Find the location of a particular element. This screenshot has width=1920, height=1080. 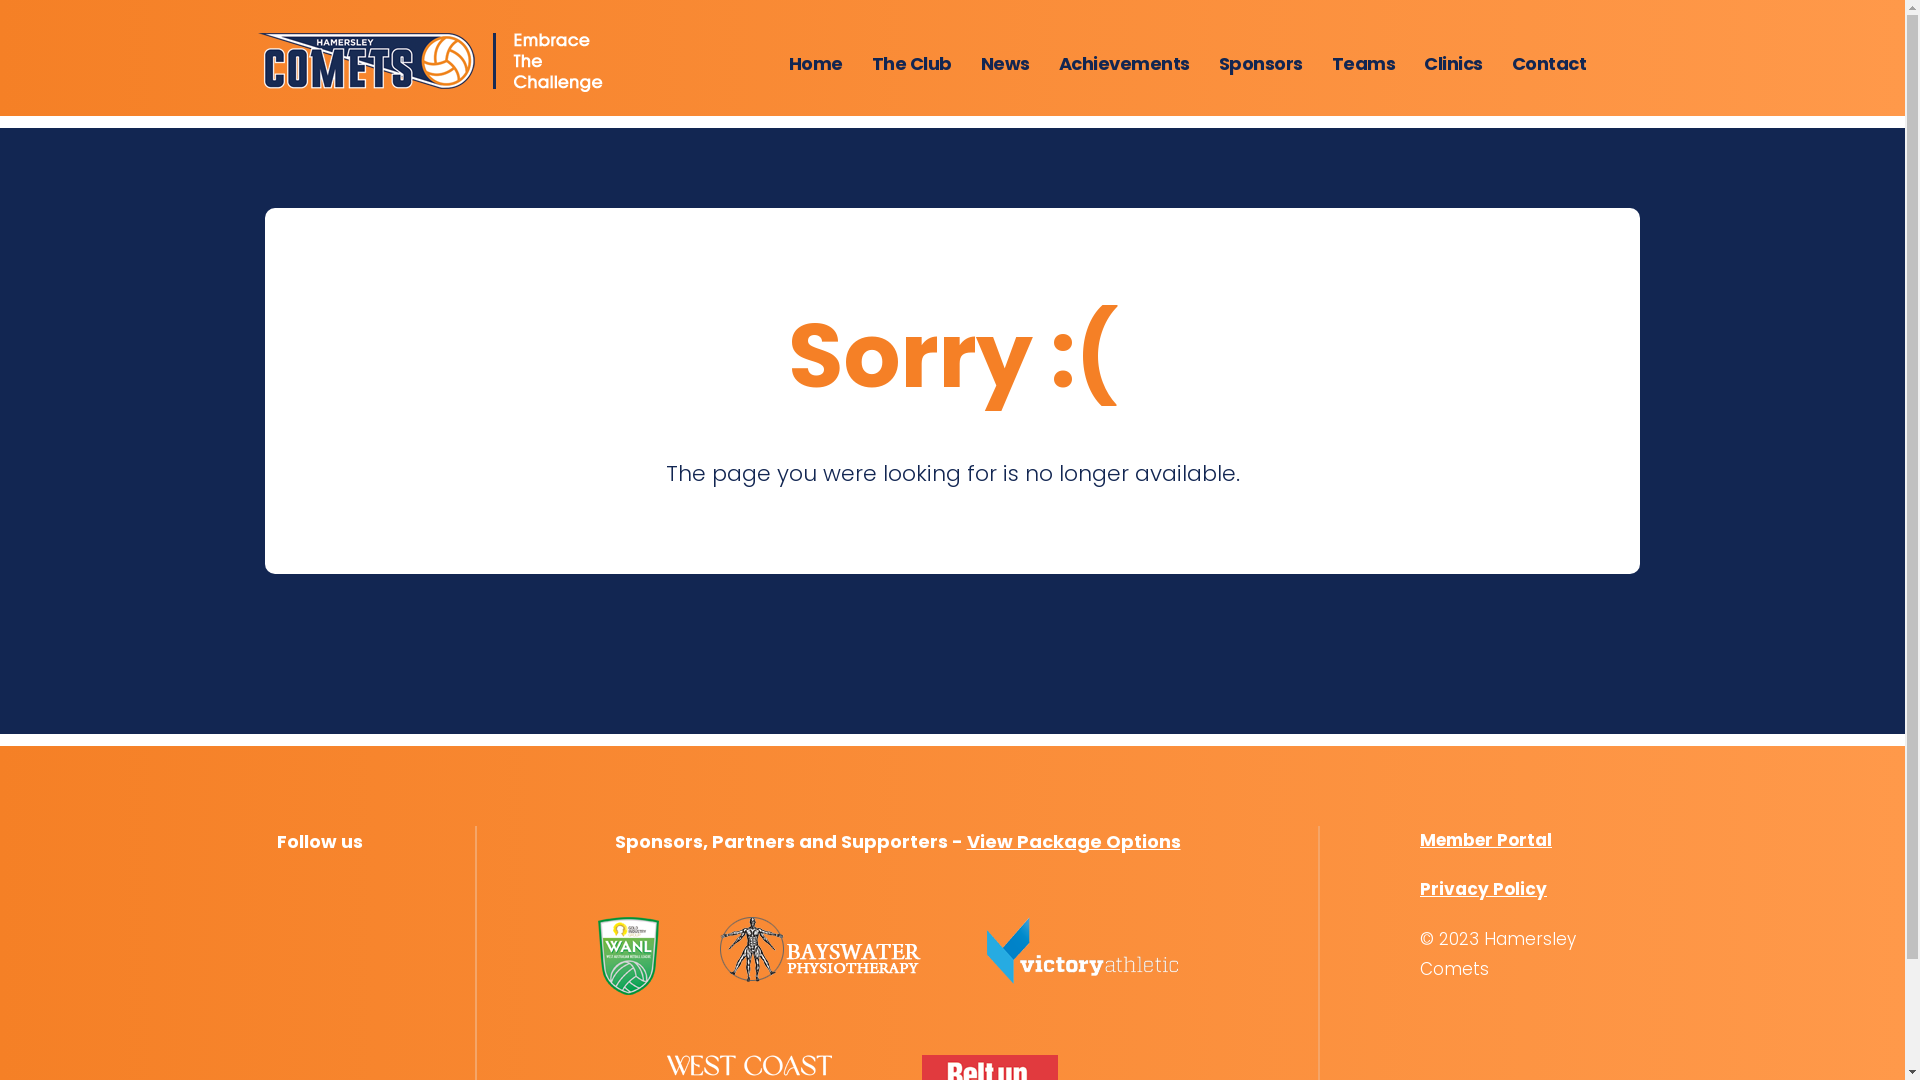

'Privacy Policy' is located at coordinates (1483, 887).